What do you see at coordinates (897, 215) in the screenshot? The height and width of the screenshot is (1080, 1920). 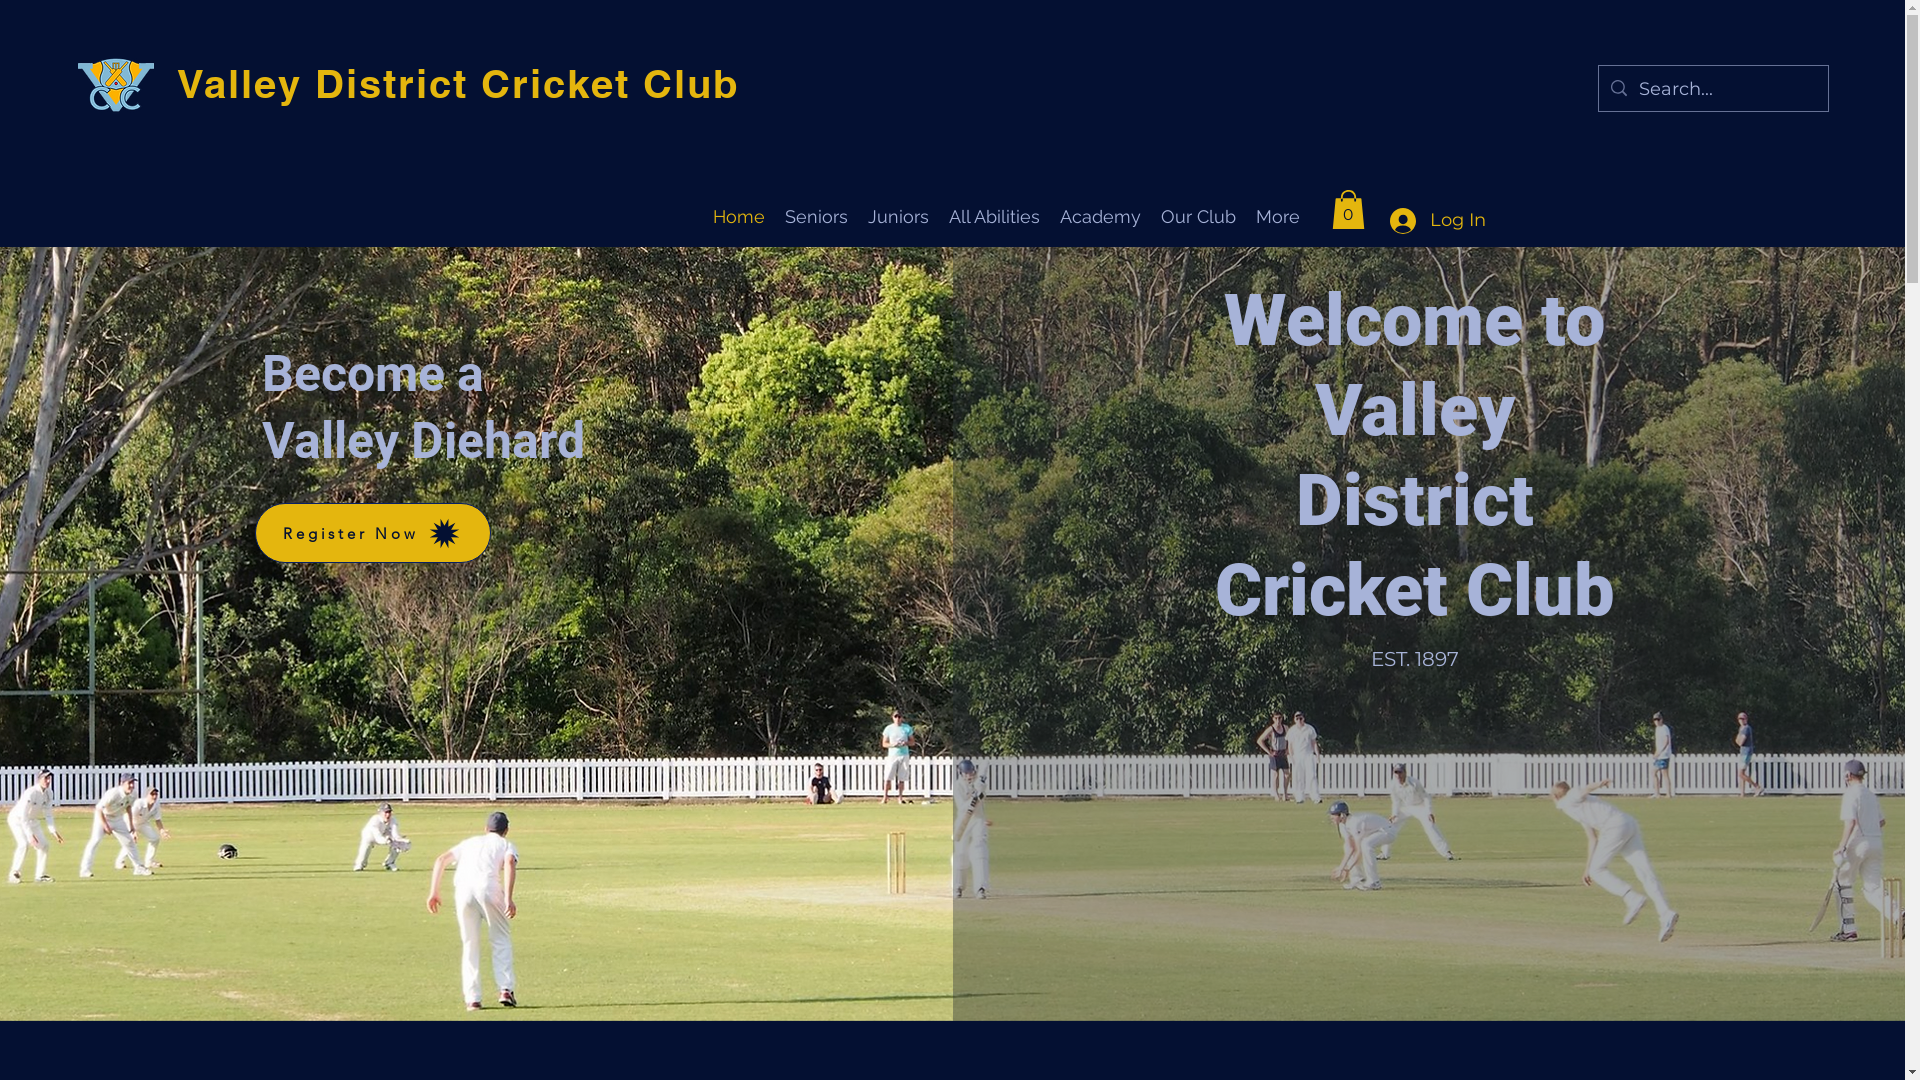 I see `'Juniors'` at bounding box center [897, 215].